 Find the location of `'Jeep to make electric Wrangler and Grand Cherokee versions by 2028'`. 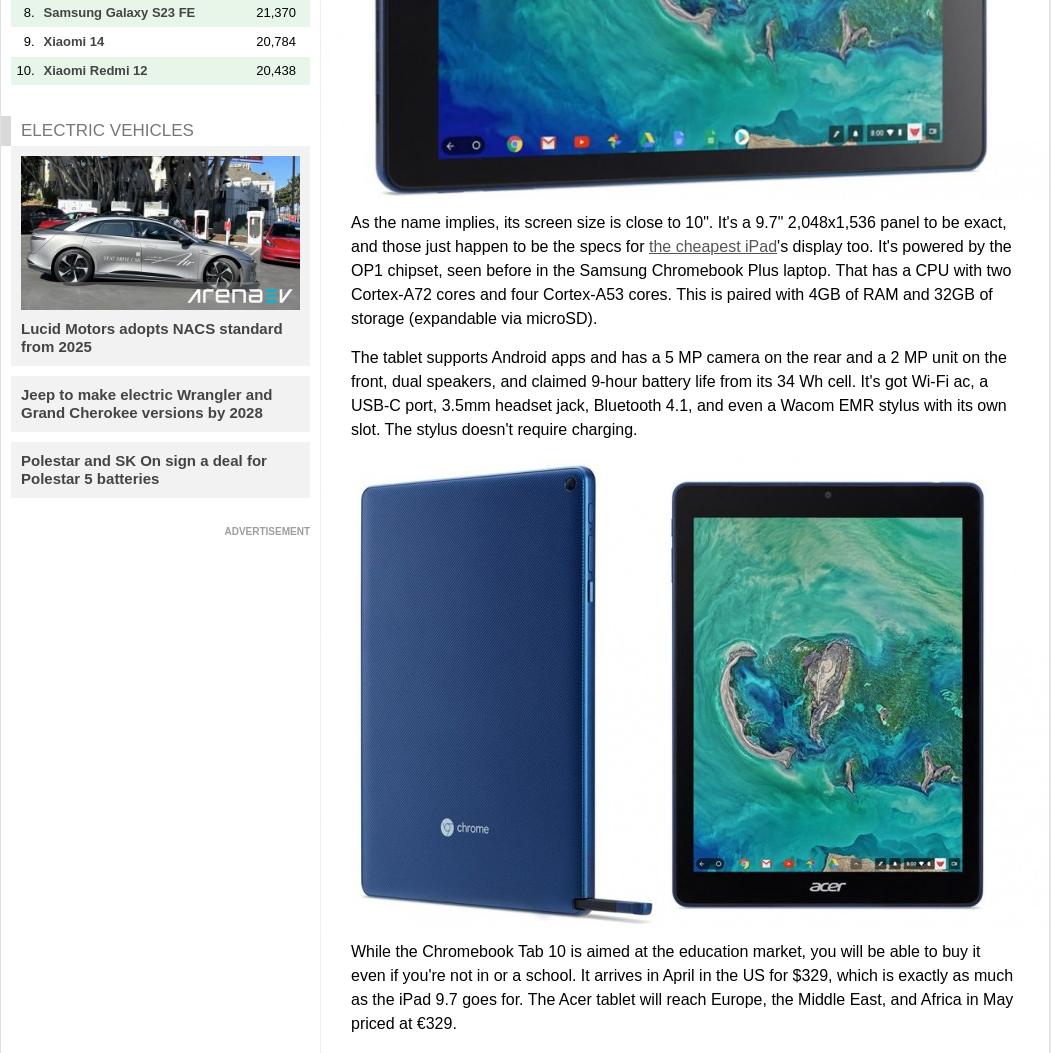

'Jeep to make electric Wrangler and Grand Cherokee versions by 2028' is located at coordinates (145, 402).